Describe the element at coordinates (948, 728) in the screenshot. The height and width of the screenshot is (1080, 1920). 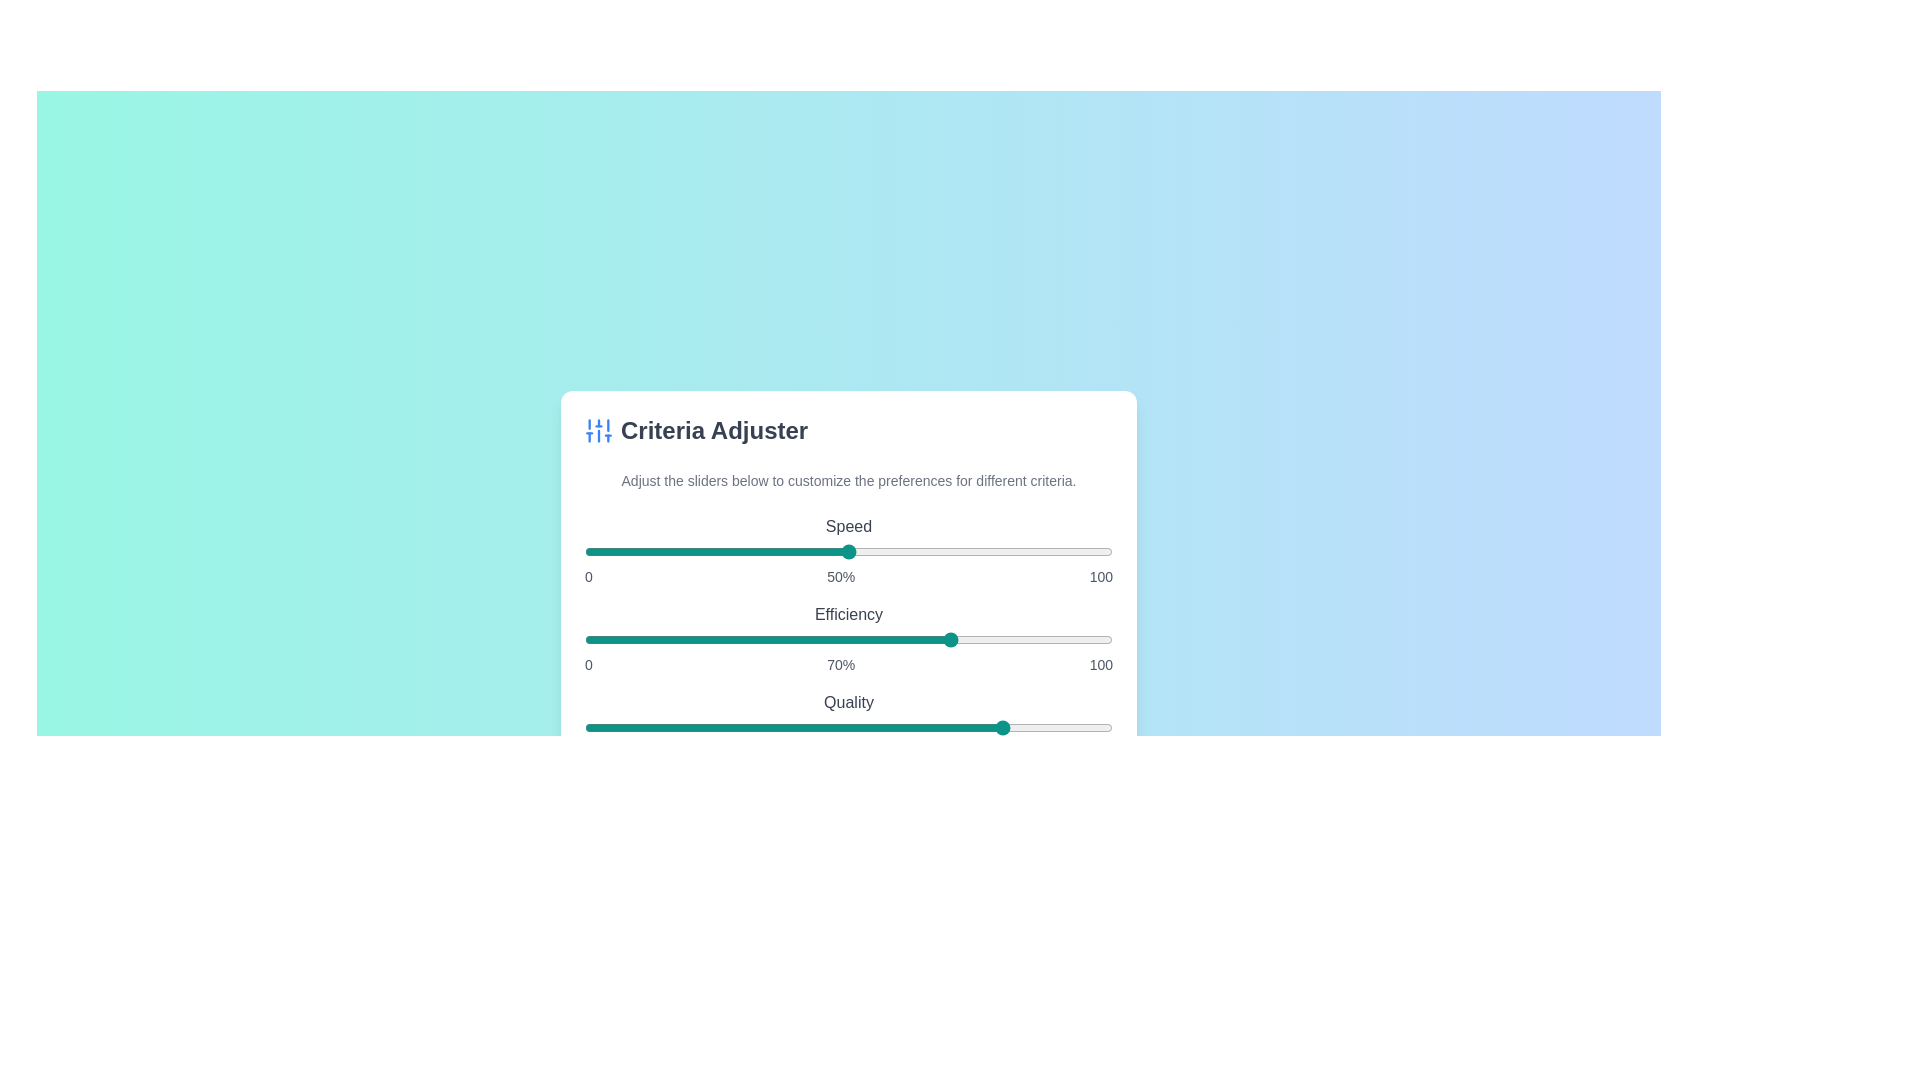
I see `the 'Quality' slider to set its value to 69` at that location.